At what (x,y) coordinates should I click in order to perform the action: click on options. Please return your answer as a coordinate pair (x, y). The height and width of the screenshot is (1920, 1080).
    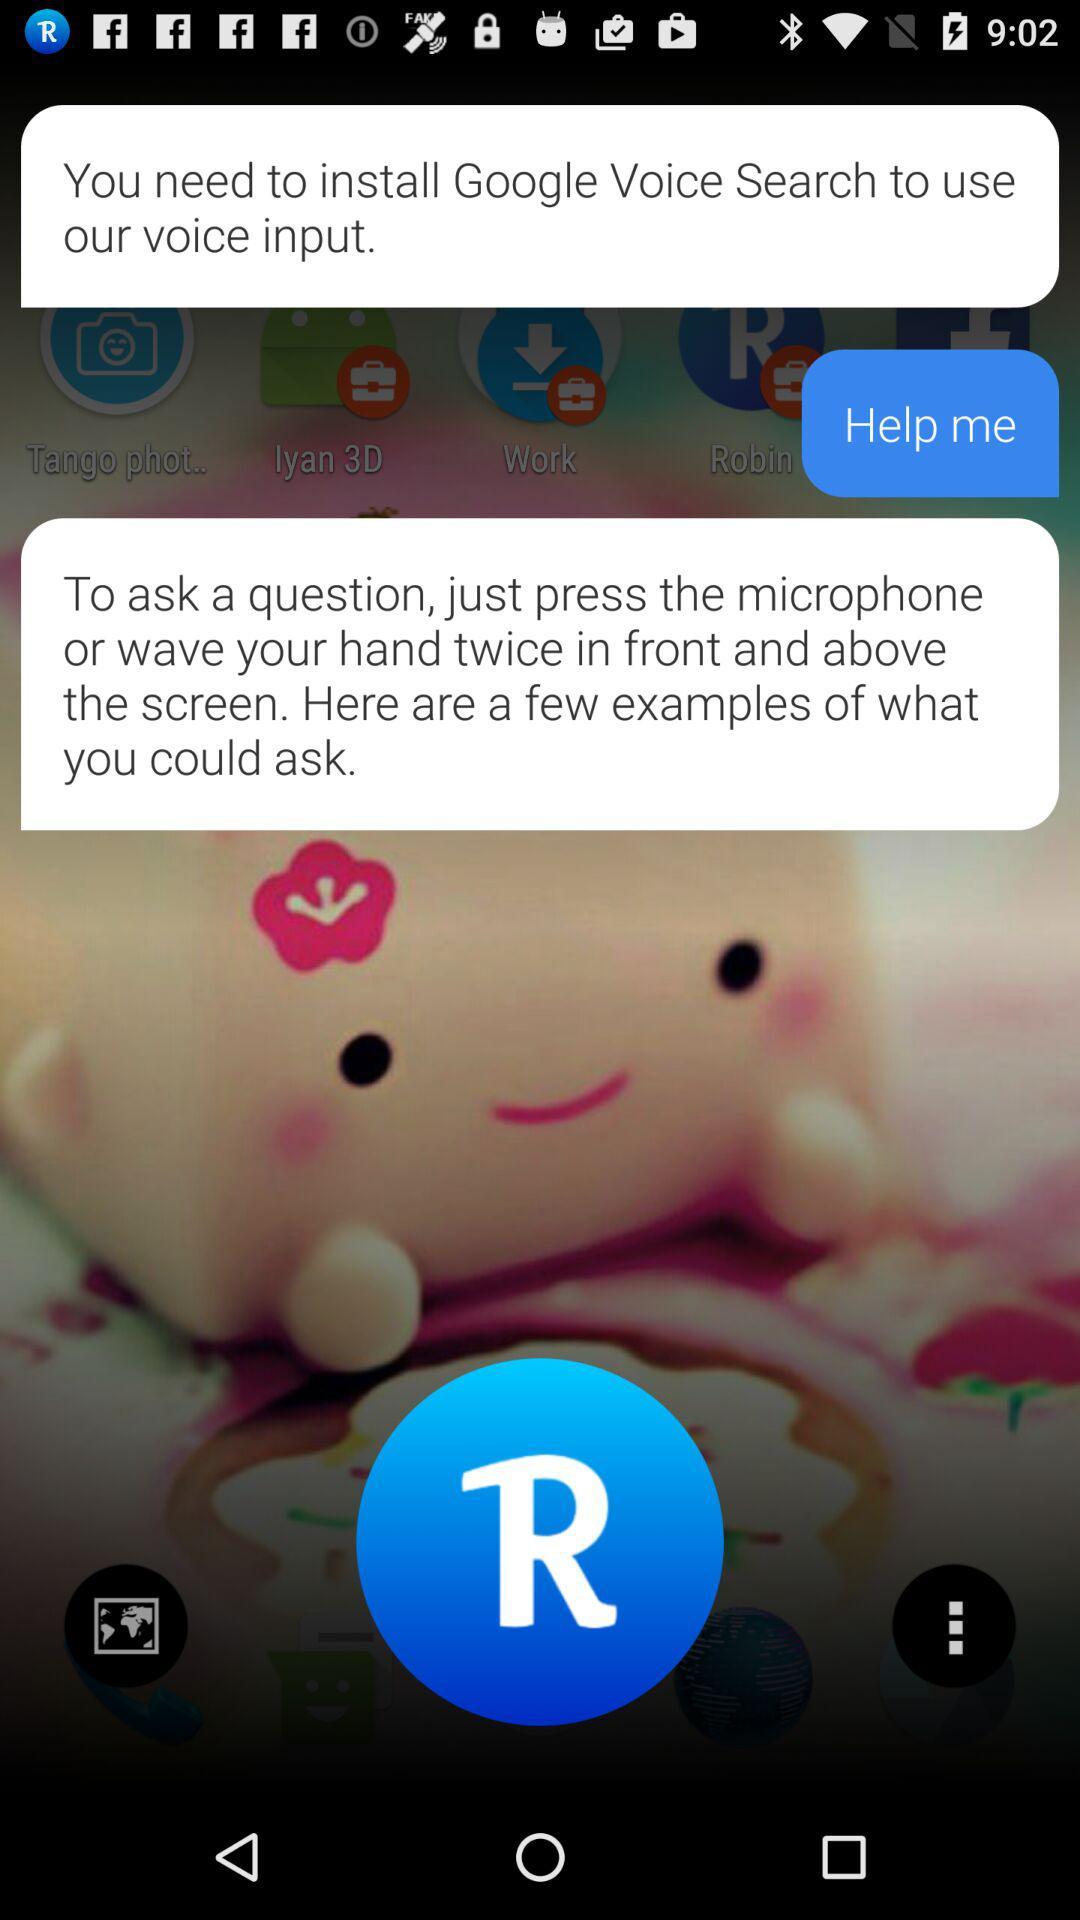
    Looking at the image, I should click on (952, 1626).